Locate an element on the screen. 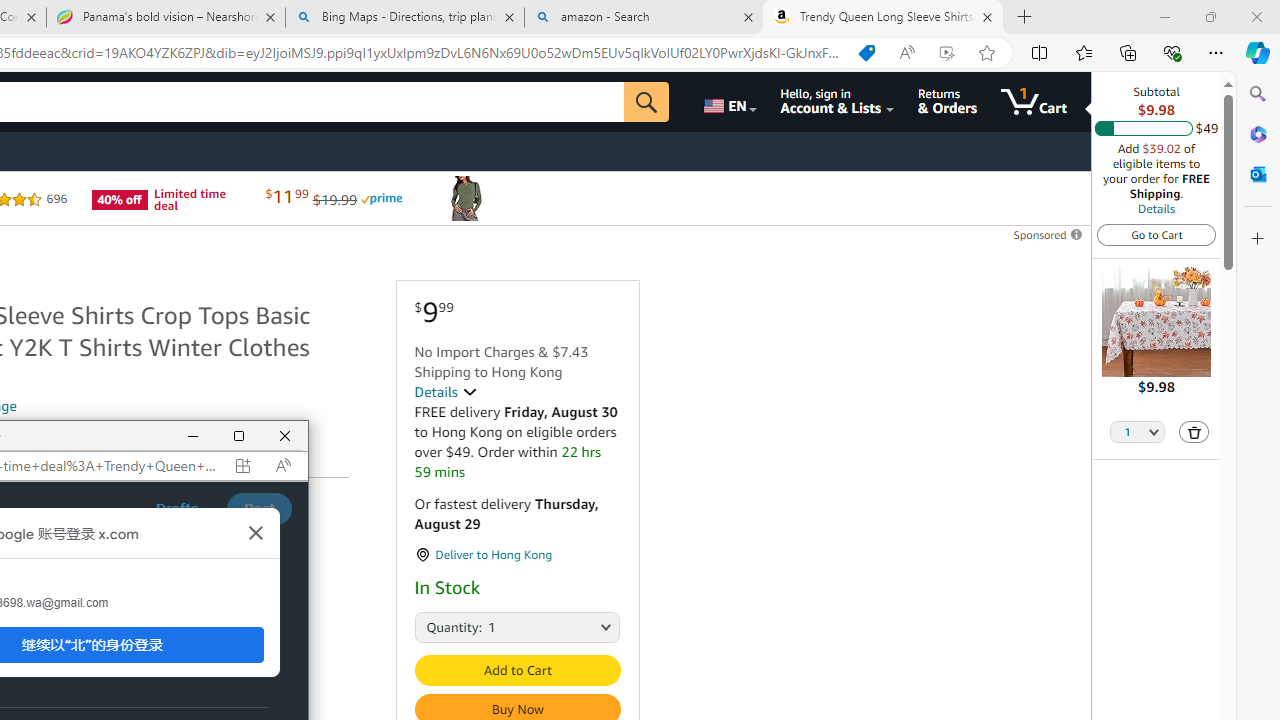 This screenshot has width=1280, height=720. '1 item in cart' is located at coordinates (1034, 101).